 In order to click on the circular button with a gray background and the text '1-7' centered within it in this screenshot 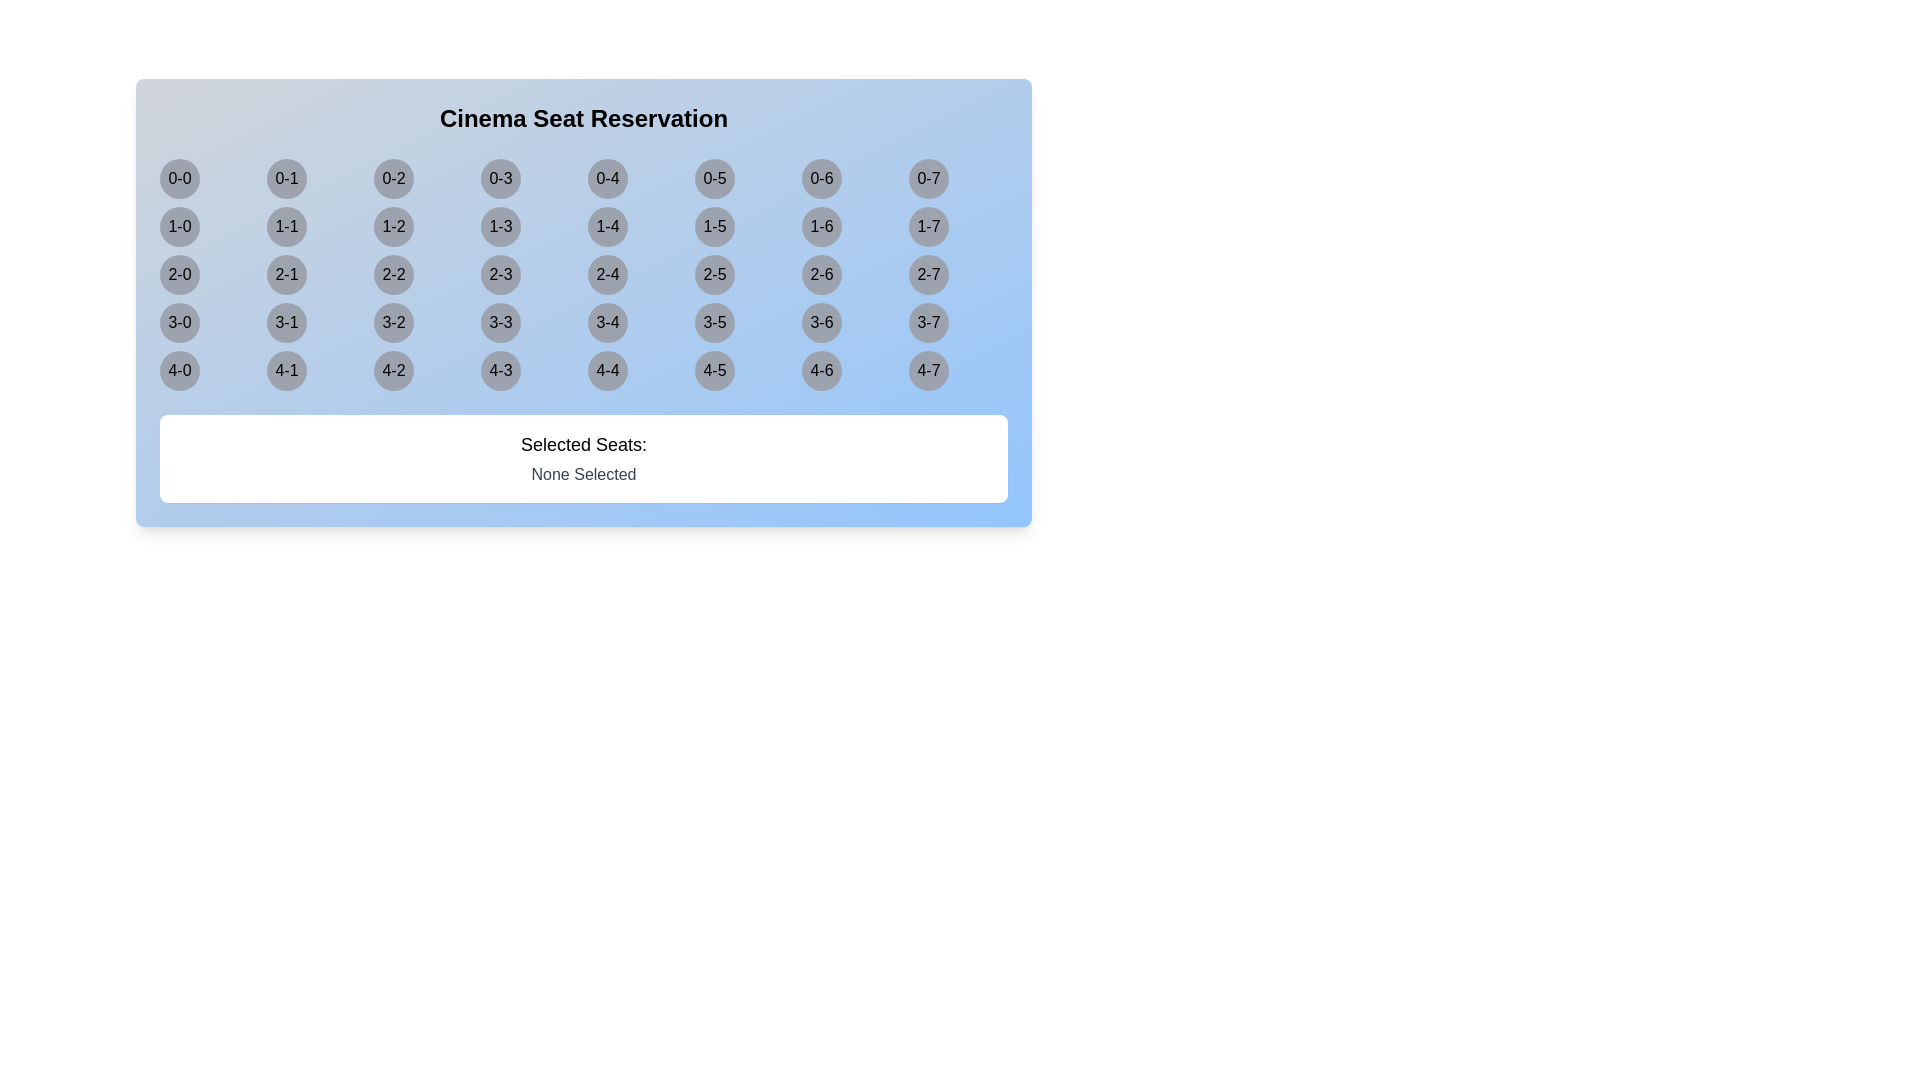, I will do `click(928, 226)`.